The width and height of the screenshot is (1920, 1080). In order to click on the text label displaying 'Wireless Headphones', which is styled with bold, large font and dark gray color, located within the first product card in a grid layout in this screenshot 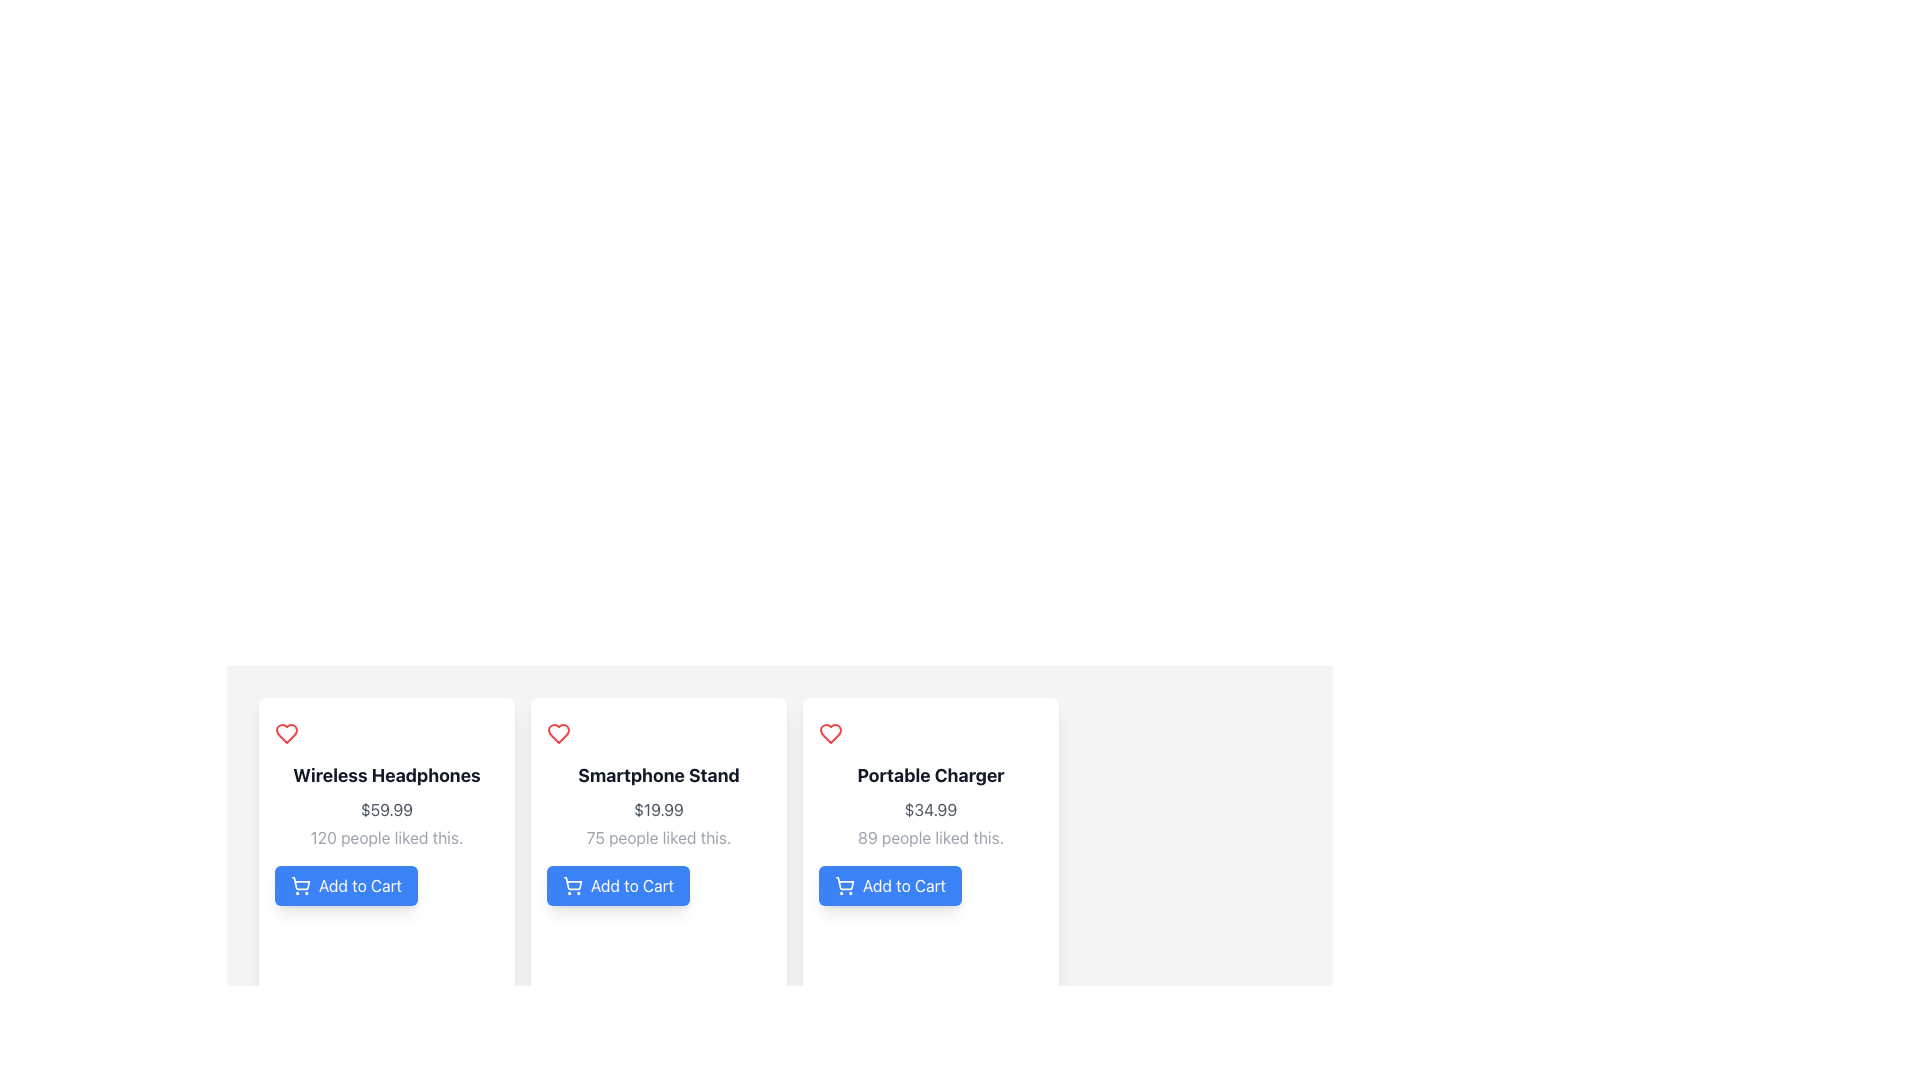, I will do `click(387, 774)`.